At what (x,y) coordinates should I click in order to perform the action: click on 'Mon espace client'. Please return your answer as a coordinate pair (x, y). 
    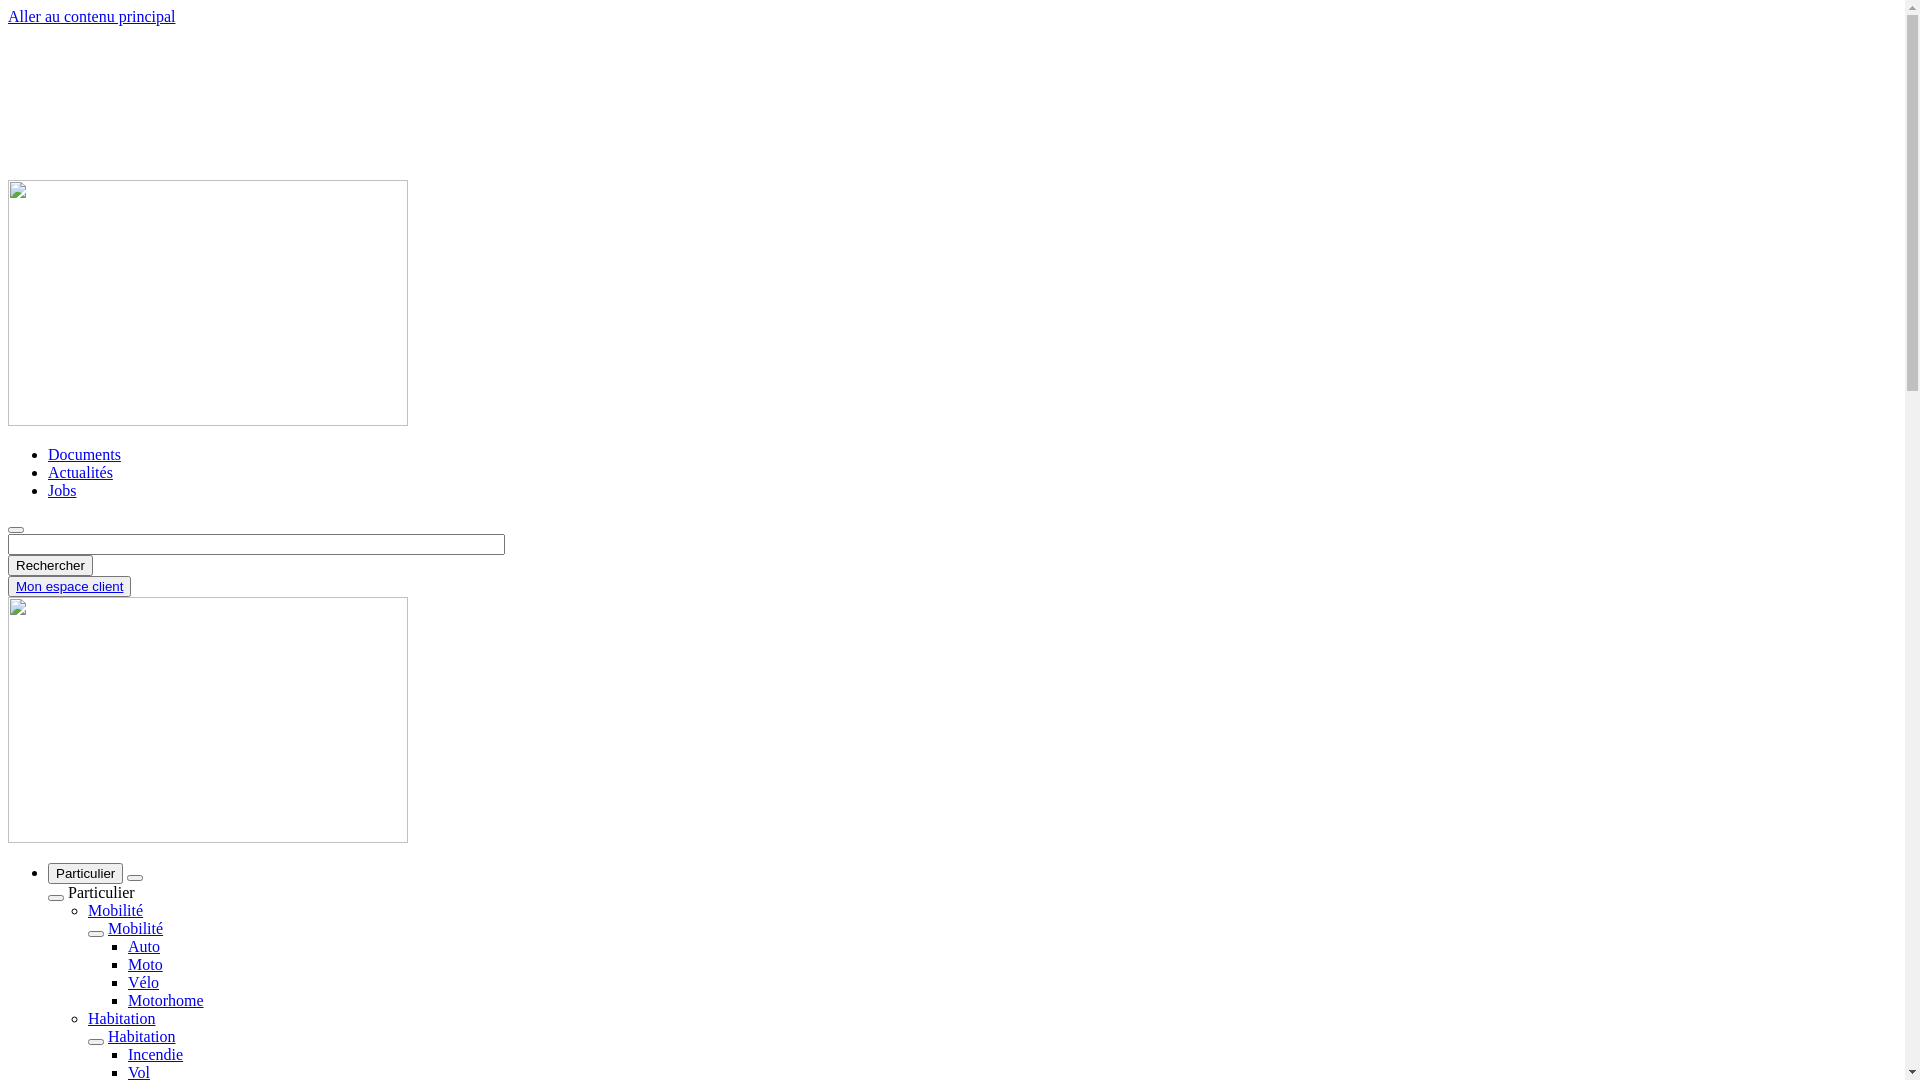
    Looking at the image, I should click on (69, 585).